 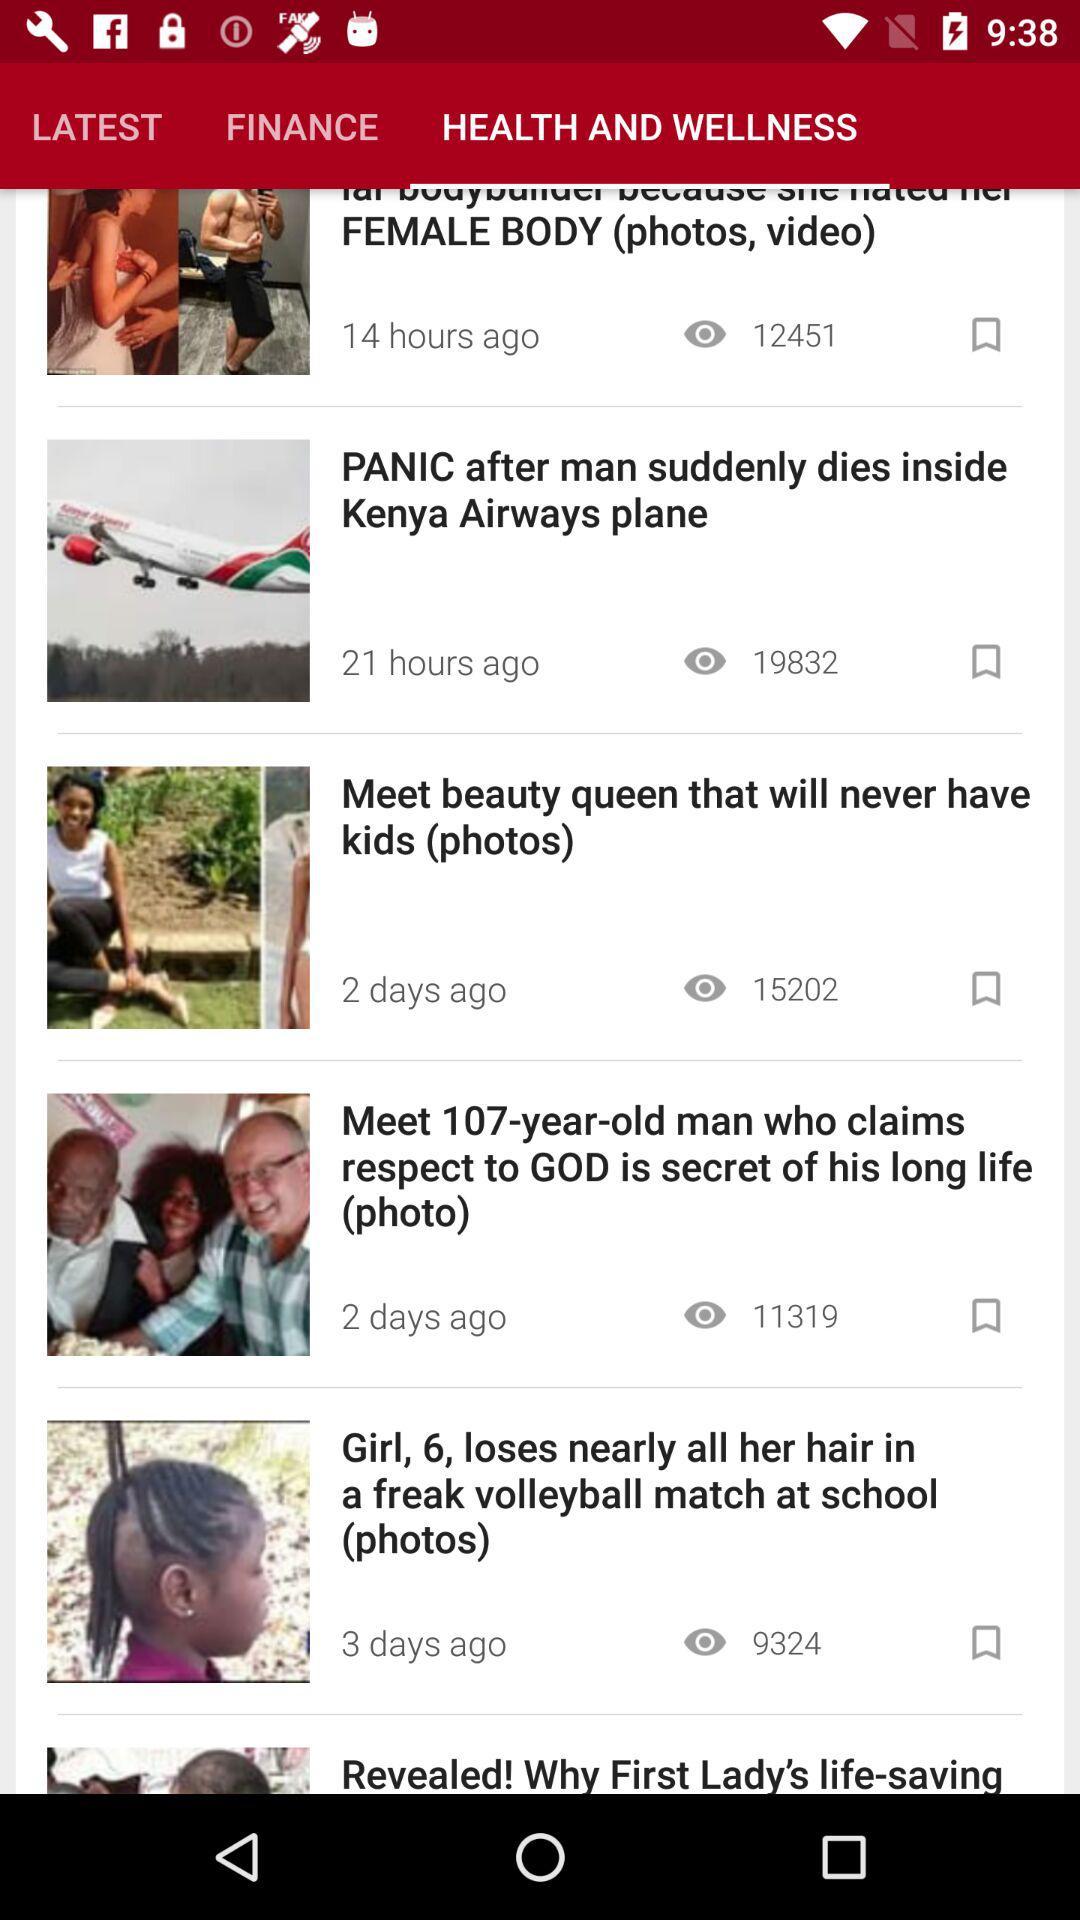 What do you see at coordinates (985, 1315) in the screenshot?
I see `bookmark/save the article` at bounding box center [985, 1315].